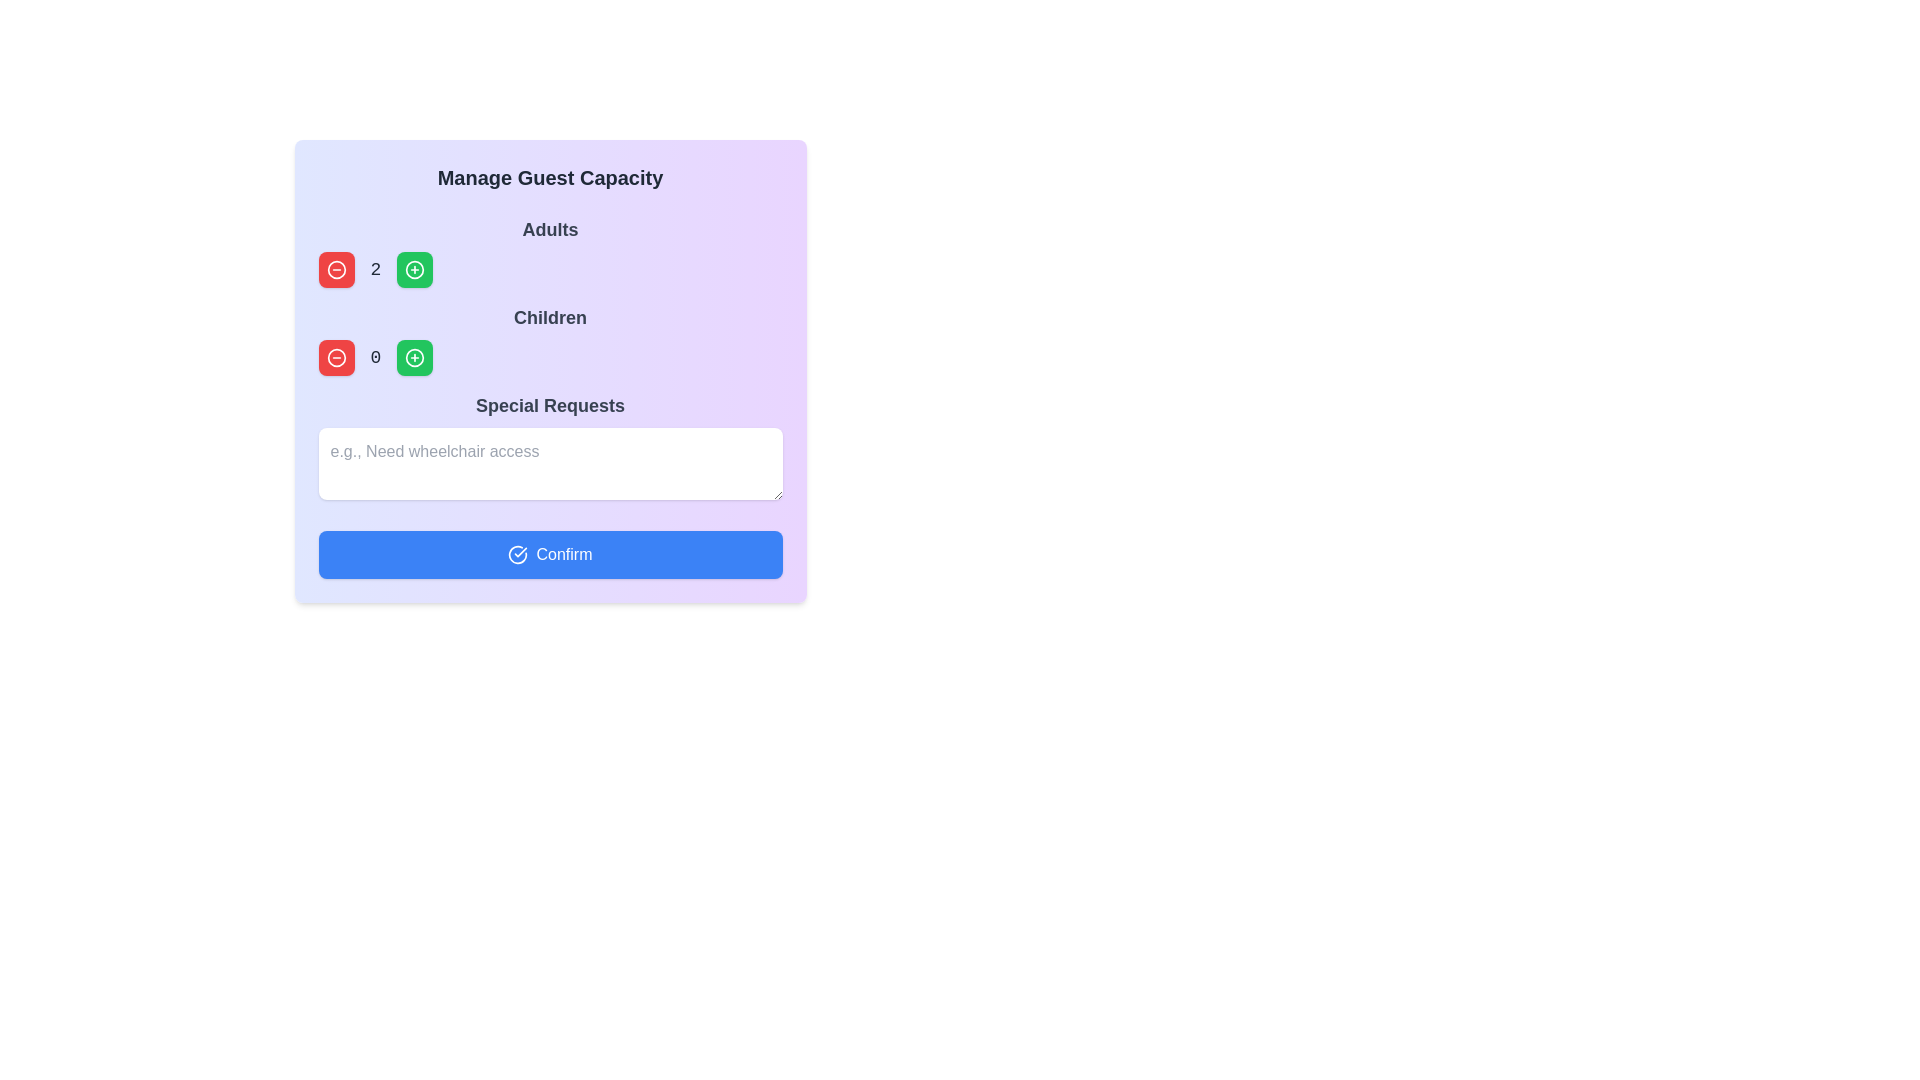 This screenshot has height=1080, width=1920. What do you see at coordinates (518, 555) in the screenshot?
I see `the 'Confirm' button, which contains the affirmation Icon positioned towards the left side of the button, adjacent to the text 'Confirm'` at bounding box center [518, 555].